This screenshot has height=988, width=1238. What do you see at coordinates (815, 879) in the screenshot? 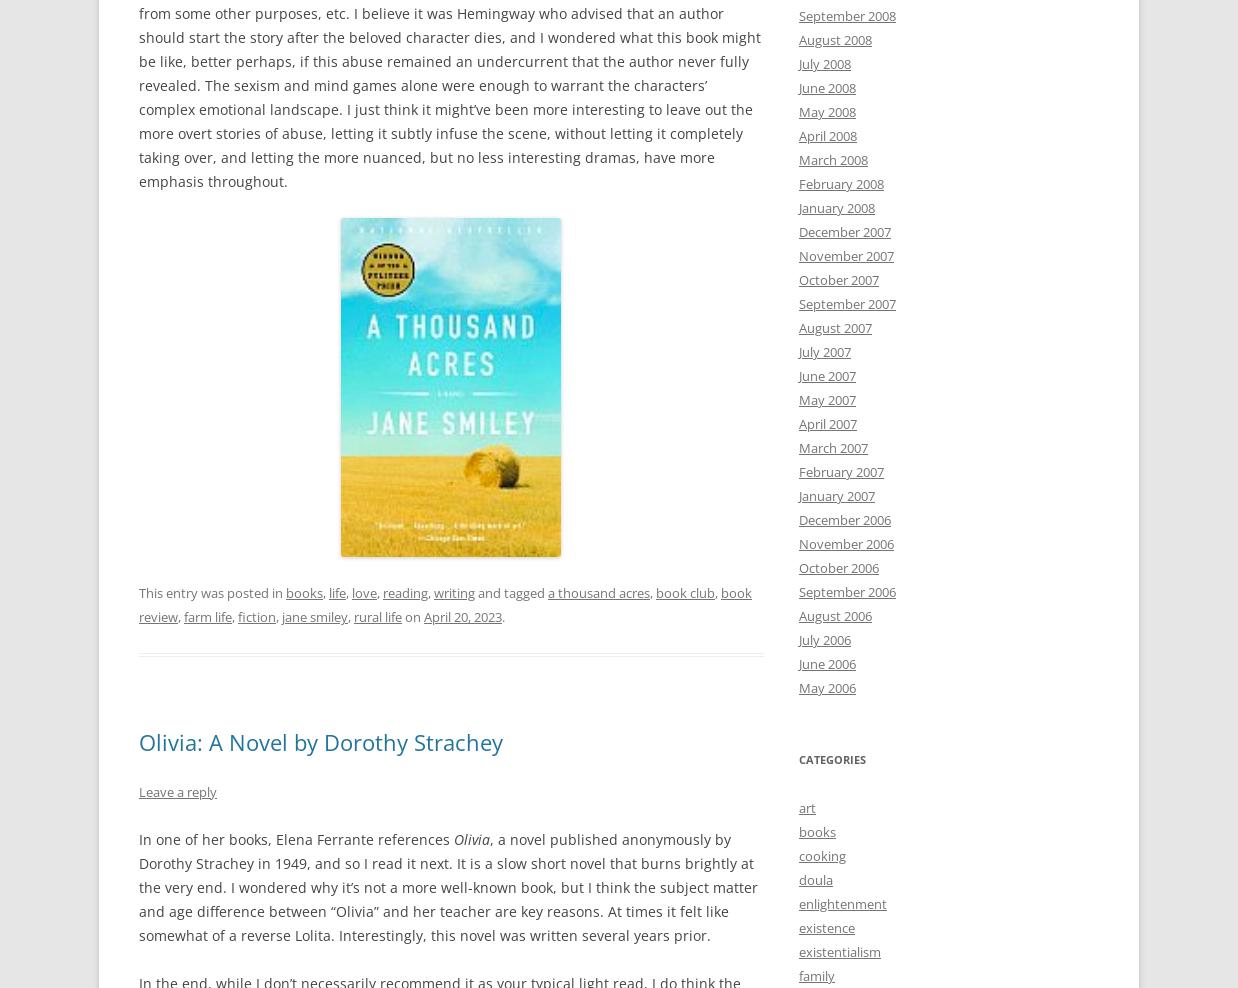
I see `'doula'` at bounding box center [815, 879].